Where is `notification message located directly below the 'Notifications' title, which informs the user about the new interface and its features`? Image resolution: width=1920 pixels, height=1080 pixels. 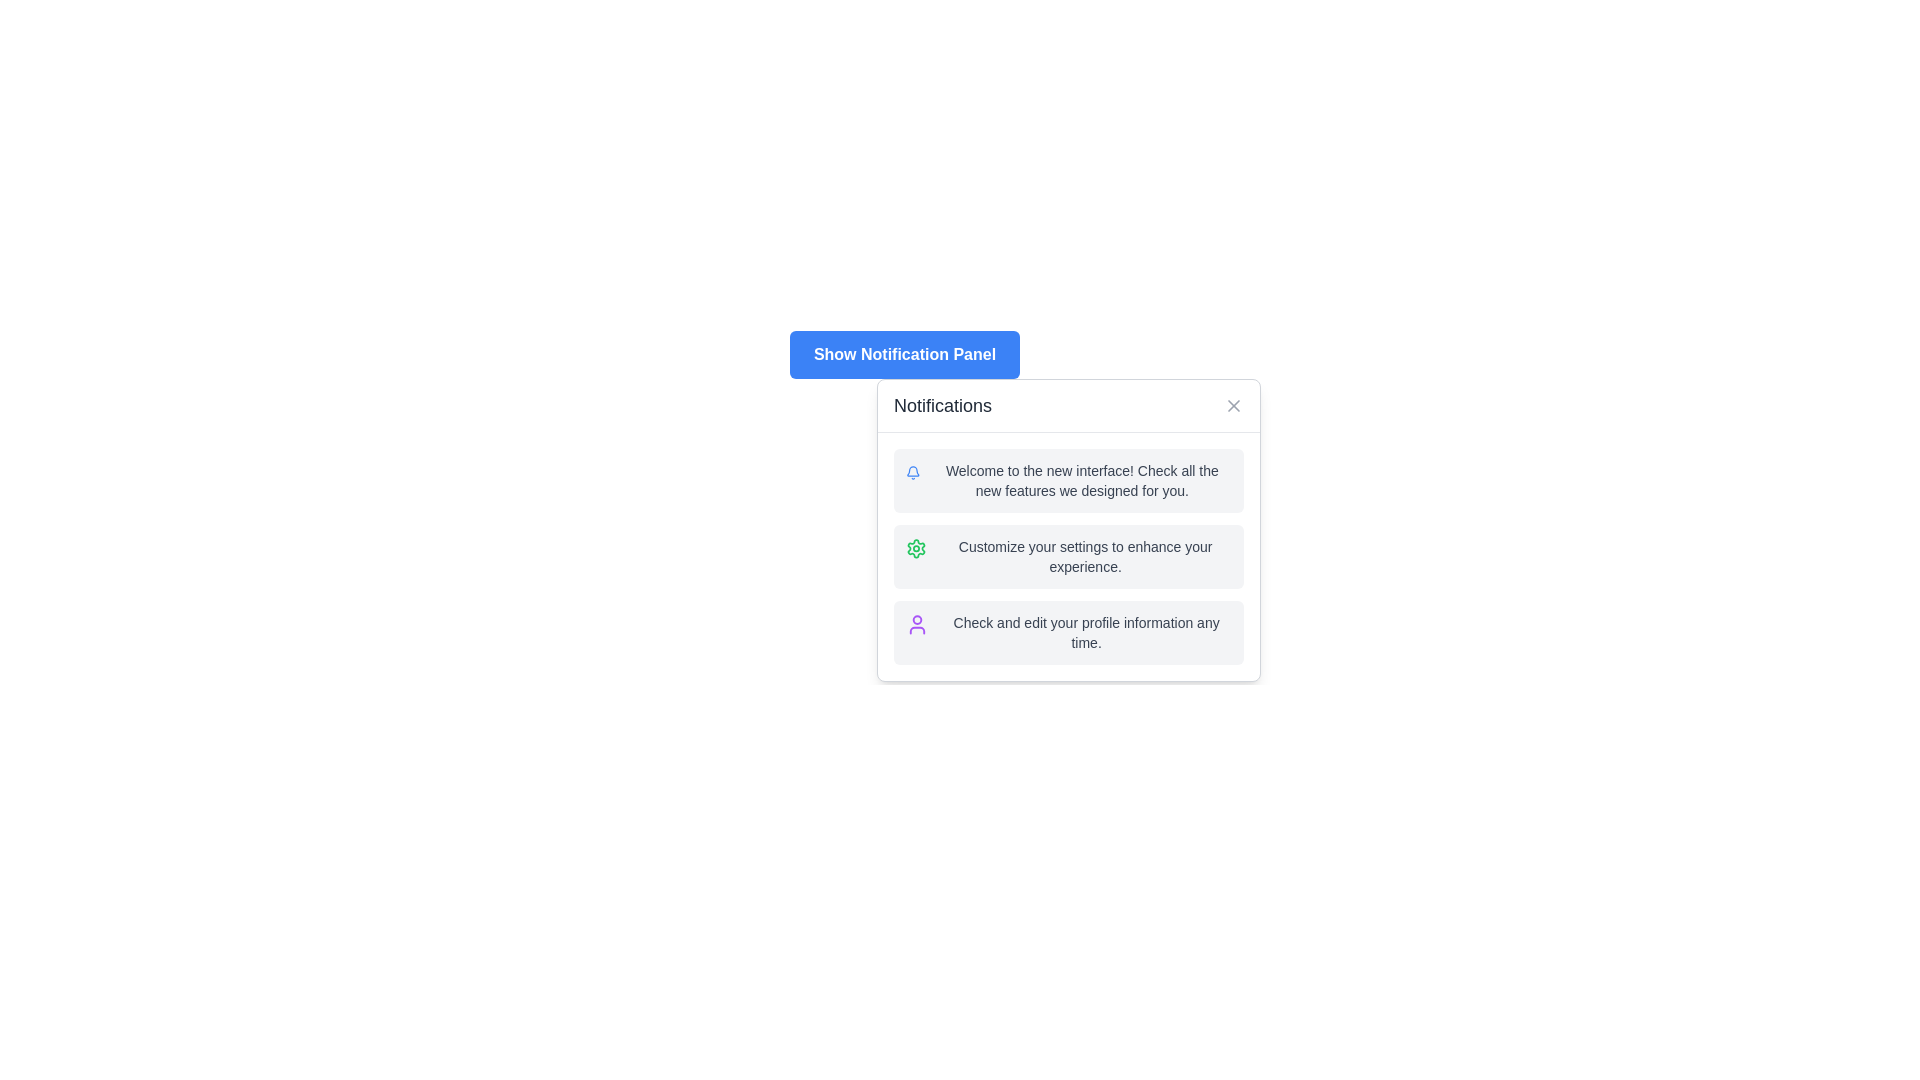
notification message located directly below the 'Notifications' title, which informs the user about the new interface and its features is located at coordinates (1068, 481).